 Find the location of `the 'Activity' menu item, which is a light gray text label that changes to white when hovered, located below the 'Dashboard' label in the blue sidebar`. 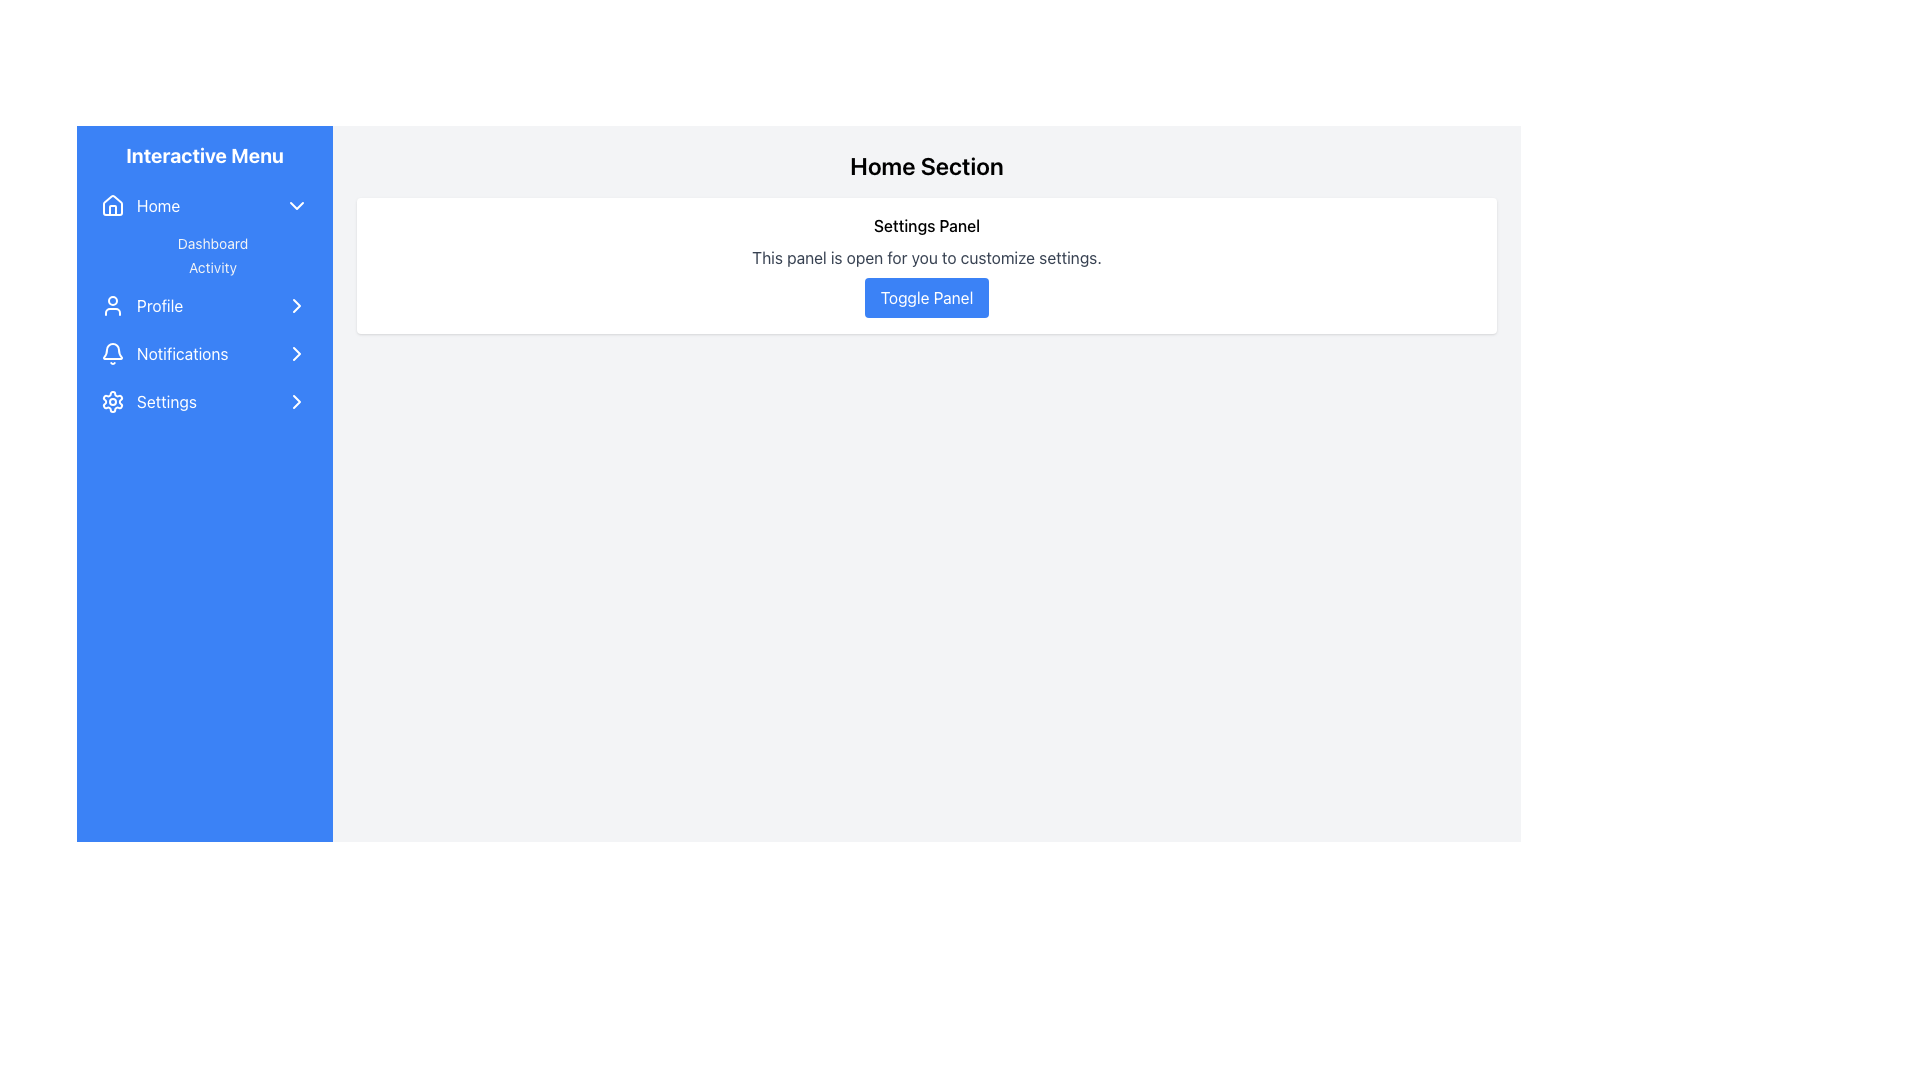

the 'Activity' menu item, which is a light gray text label that changes to white when hovered, located below the 'Dashboard' label in the blue sidebar is located at coordinates (212, 266).